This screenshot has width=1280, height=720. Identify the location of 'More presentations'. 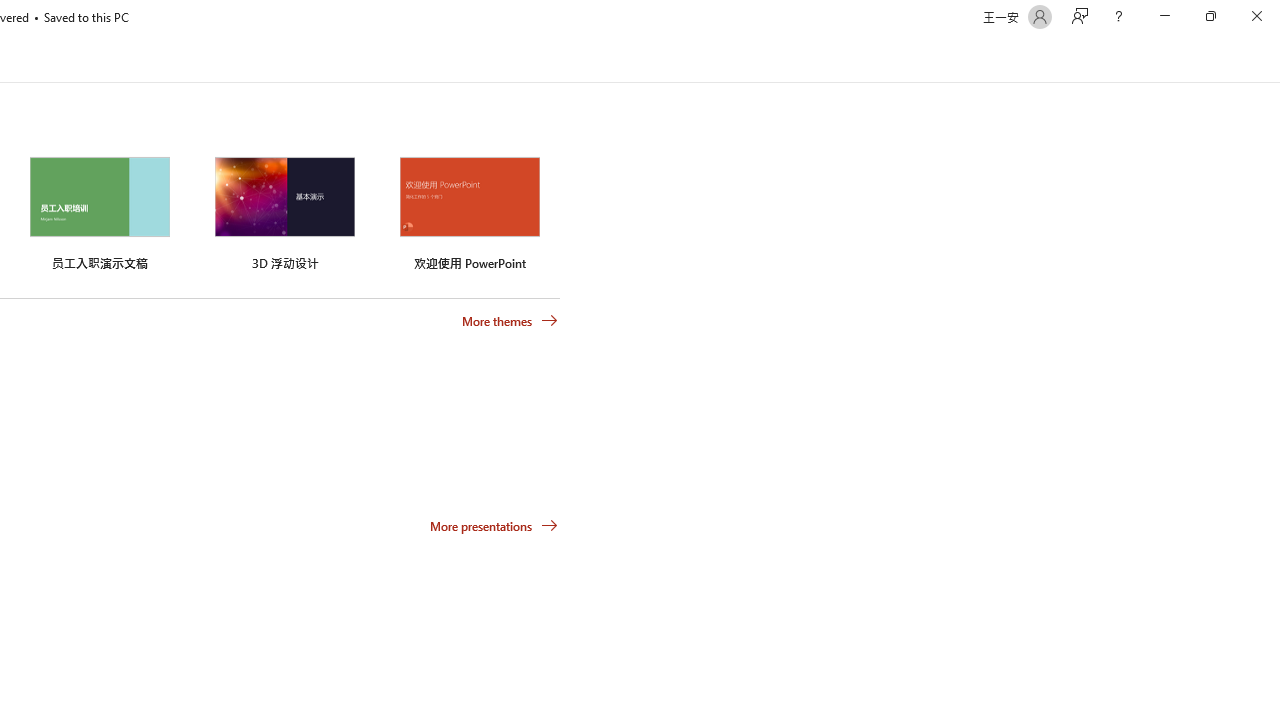
(494, 524).